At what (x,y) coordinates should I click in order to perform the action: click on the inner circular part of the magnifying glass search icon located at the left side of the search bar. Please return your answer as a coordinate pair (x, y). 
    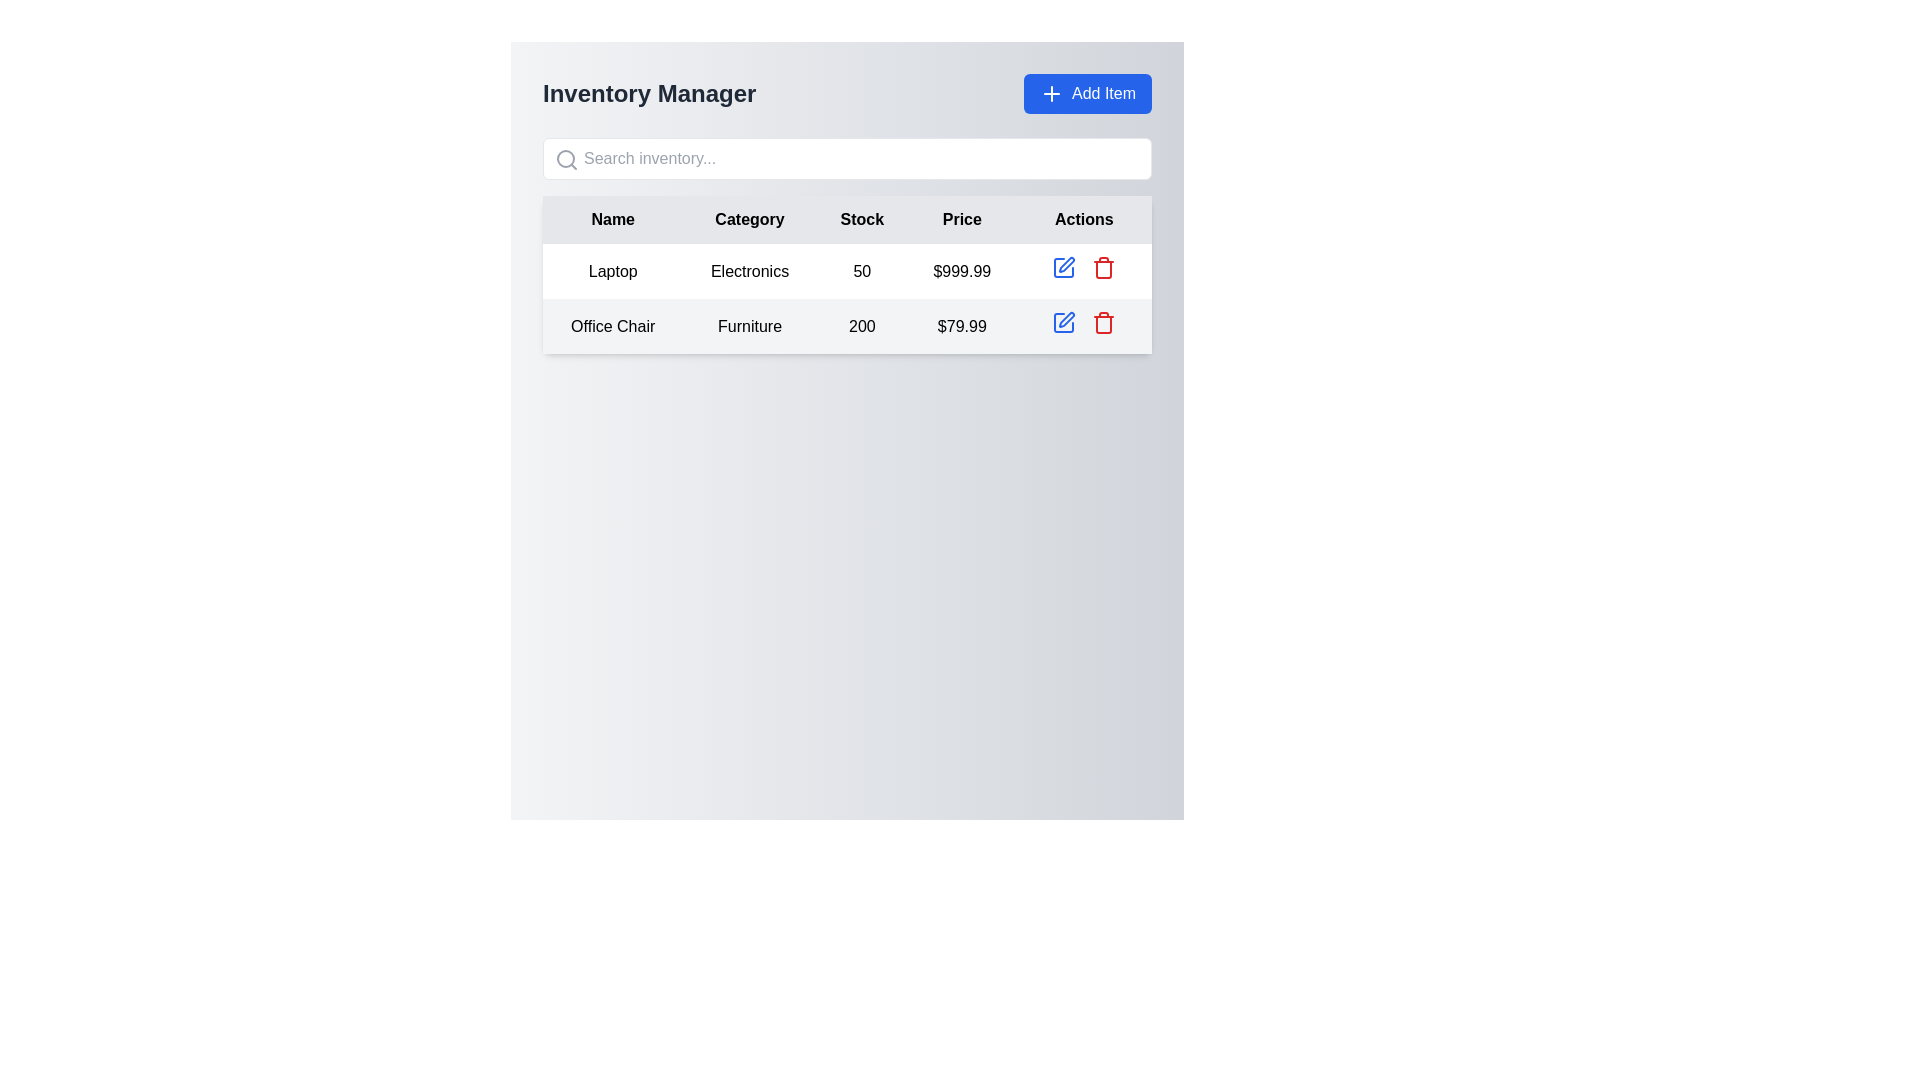
    Looking at the image, I should click on (565, 157).